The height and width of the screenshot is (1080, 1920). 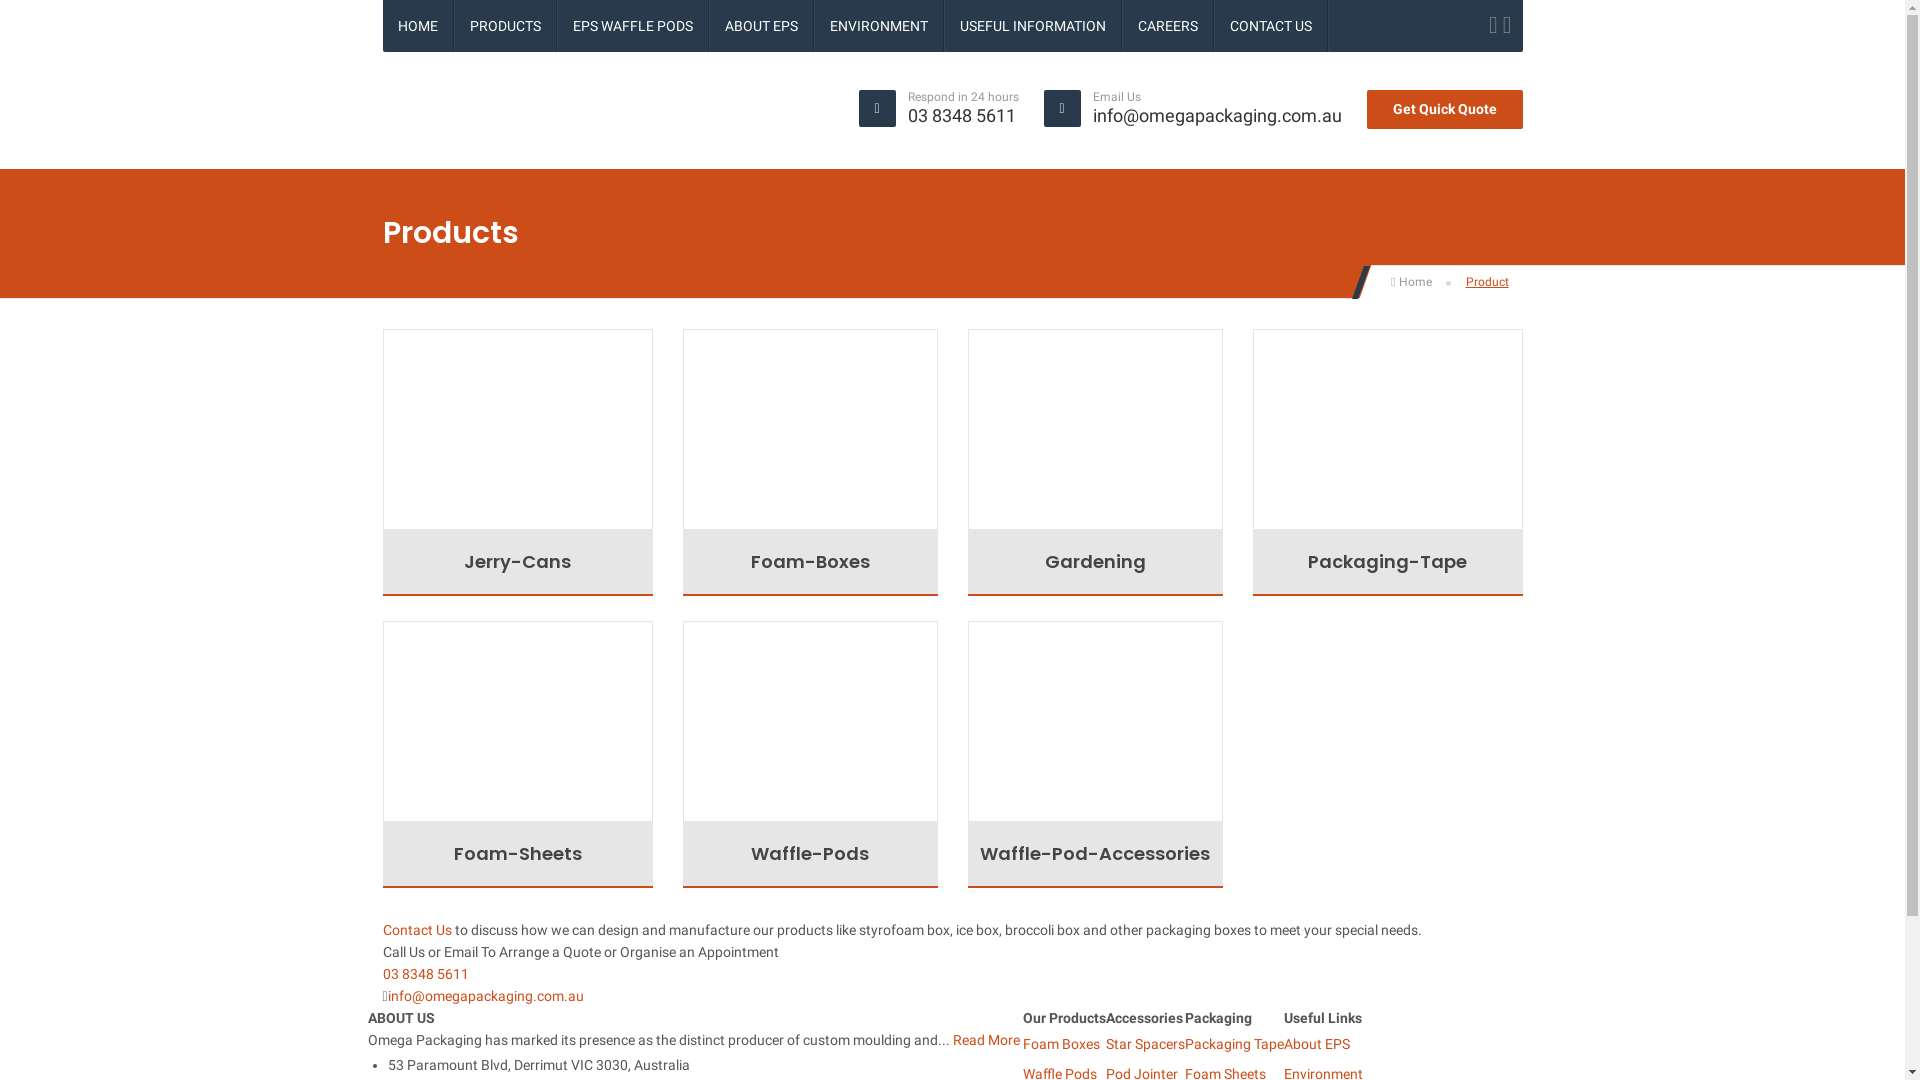 I want to click on 'USEFUL INFORMATION', so click(x=1032, y=26).